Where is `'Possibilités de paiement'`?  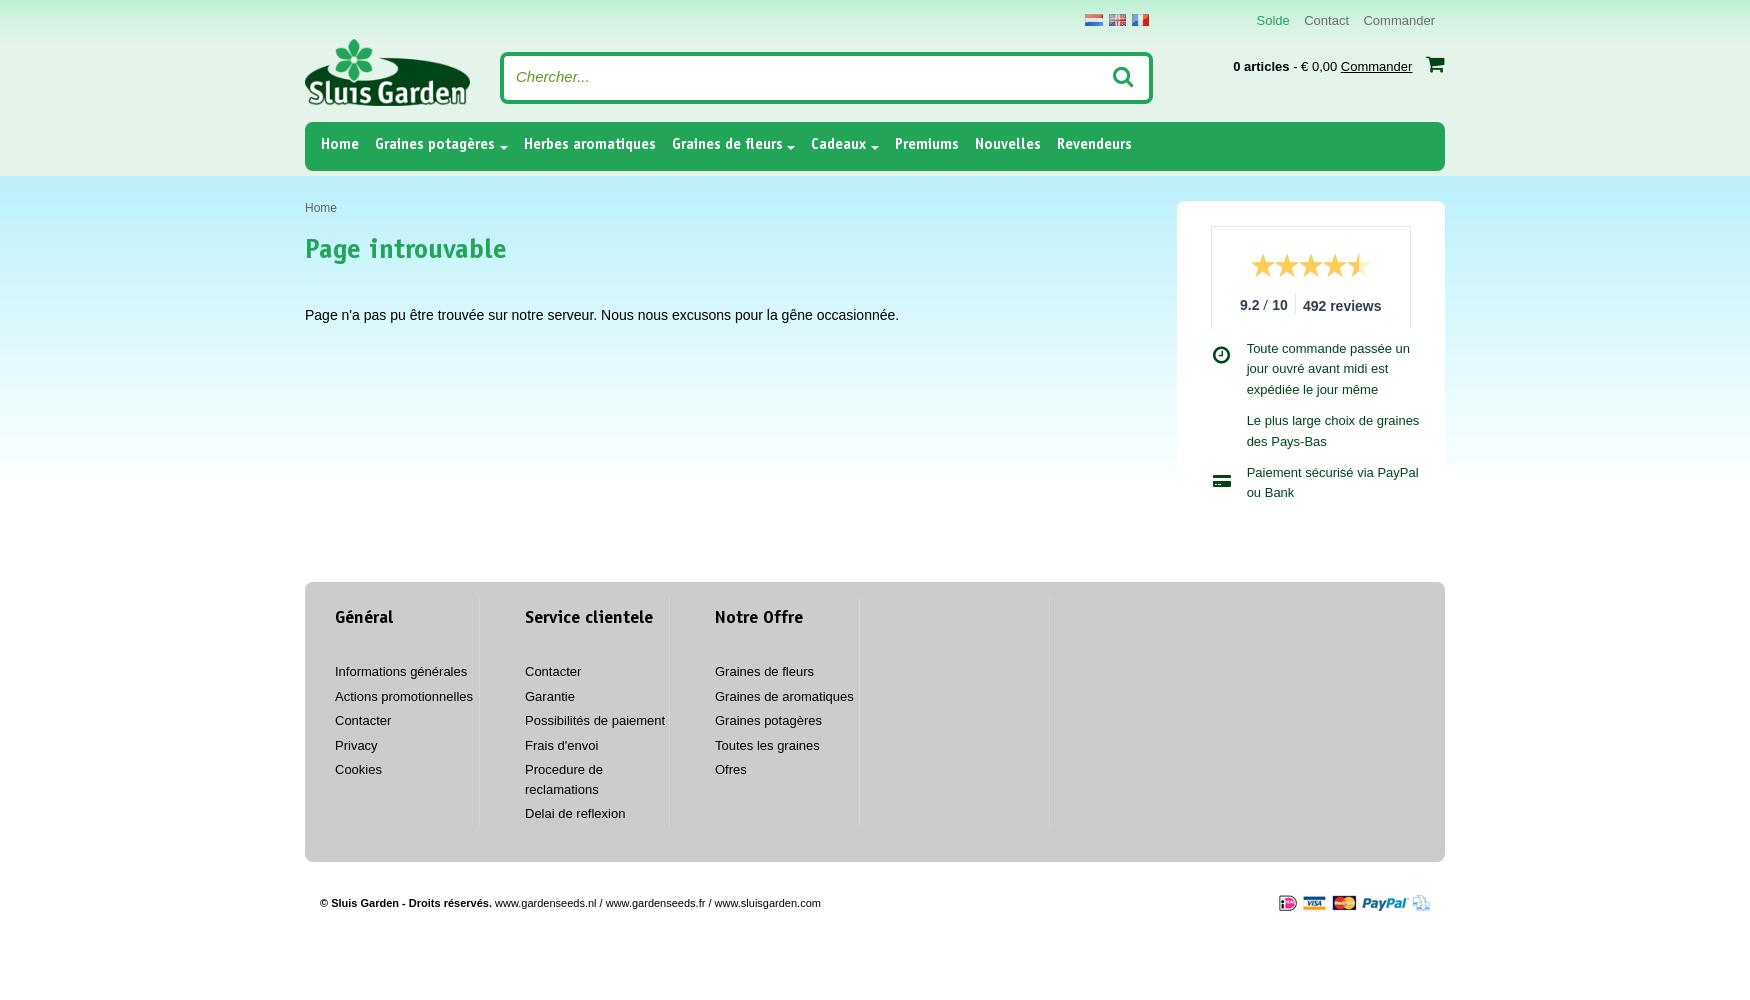 'Possibilités de paiement' is located at coordinates (595, 719).